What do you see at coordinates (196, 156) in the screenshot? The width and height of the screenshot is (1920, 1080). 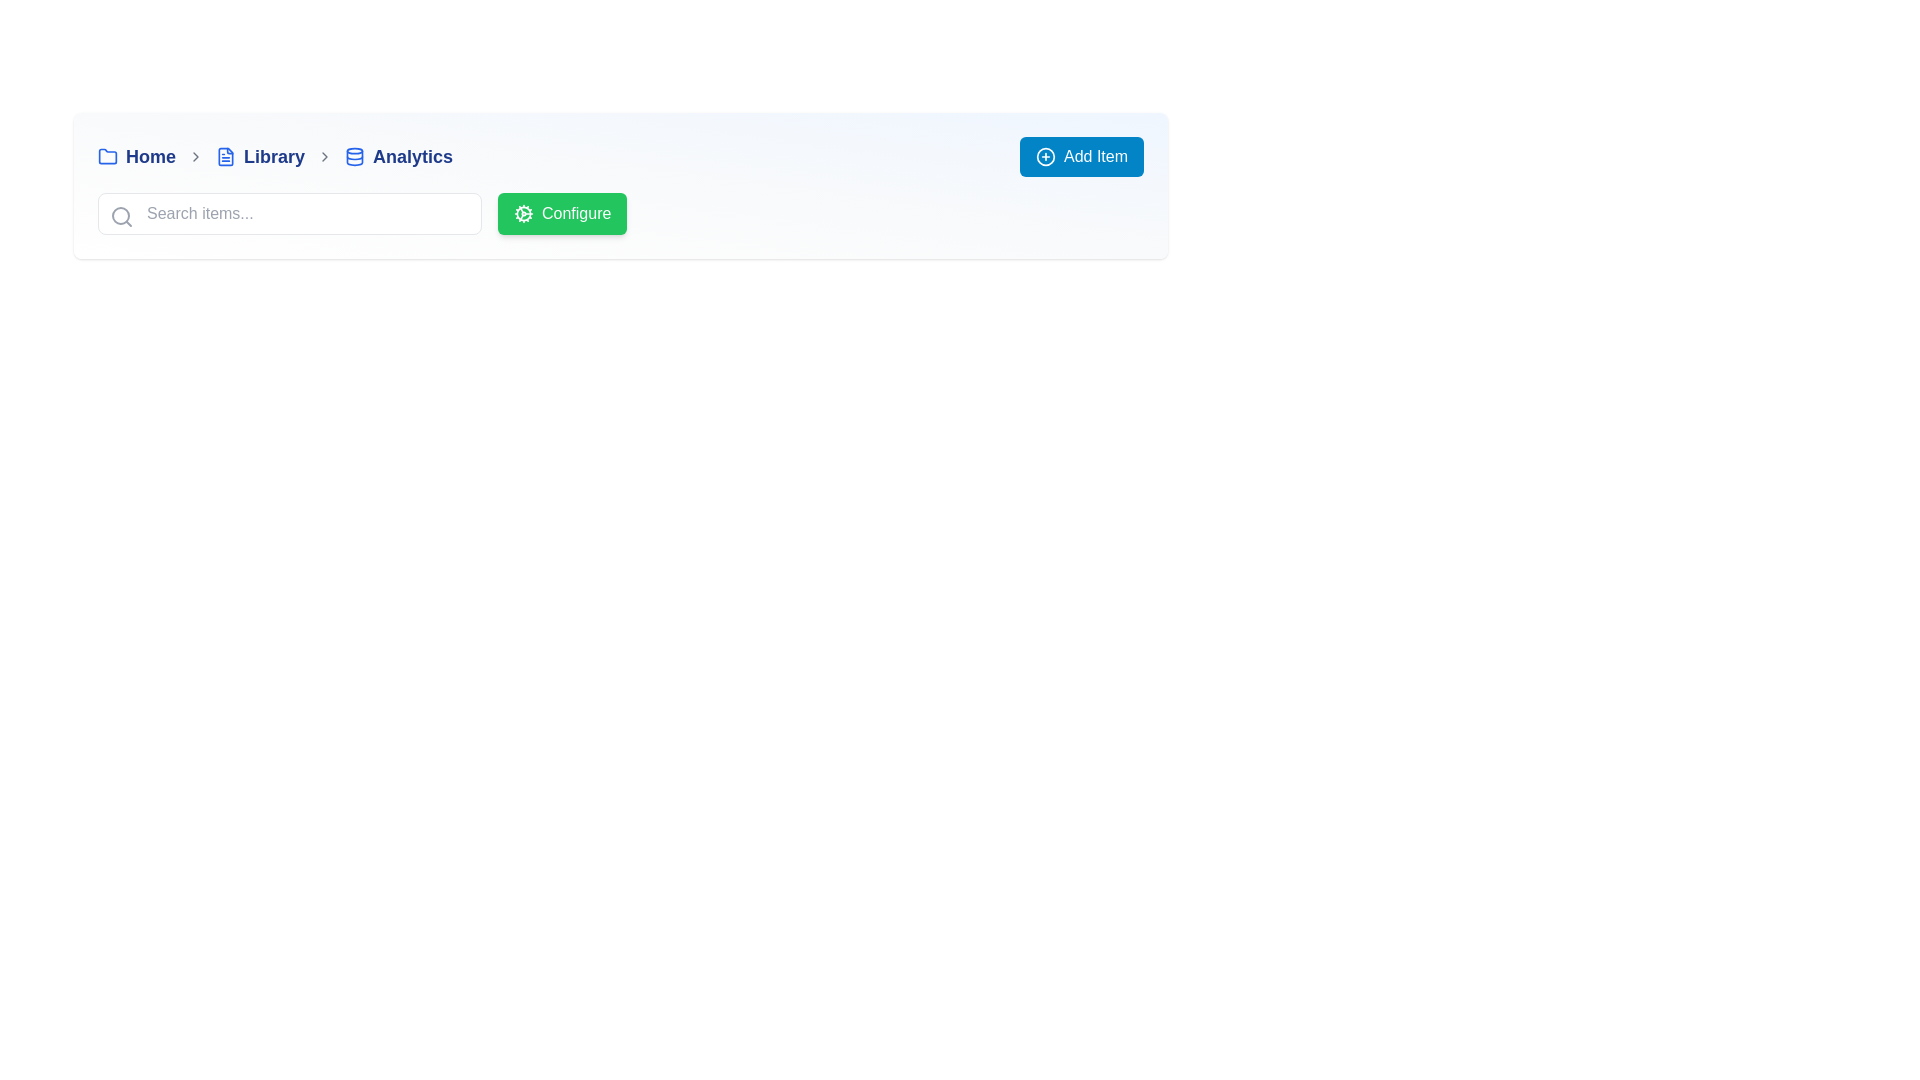 I see `the gray chevron-right icon in the breadcrumb navigation bar, which links the 'Home' and 'Library' text elements` at bounding box center [196, 156].